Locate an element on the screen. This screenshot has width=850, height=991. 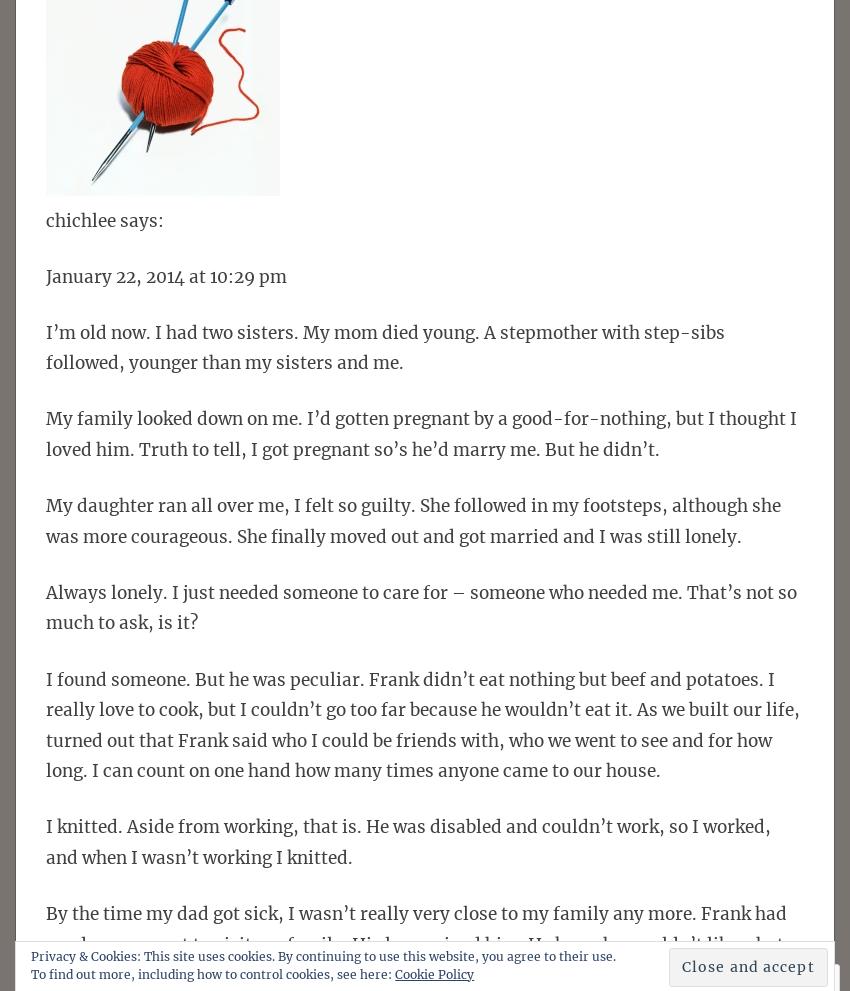
'Privacy & Cookies: This site uses cookies. By continuing to use this website, you agree to their use.' is located at coordinates (323, 955).